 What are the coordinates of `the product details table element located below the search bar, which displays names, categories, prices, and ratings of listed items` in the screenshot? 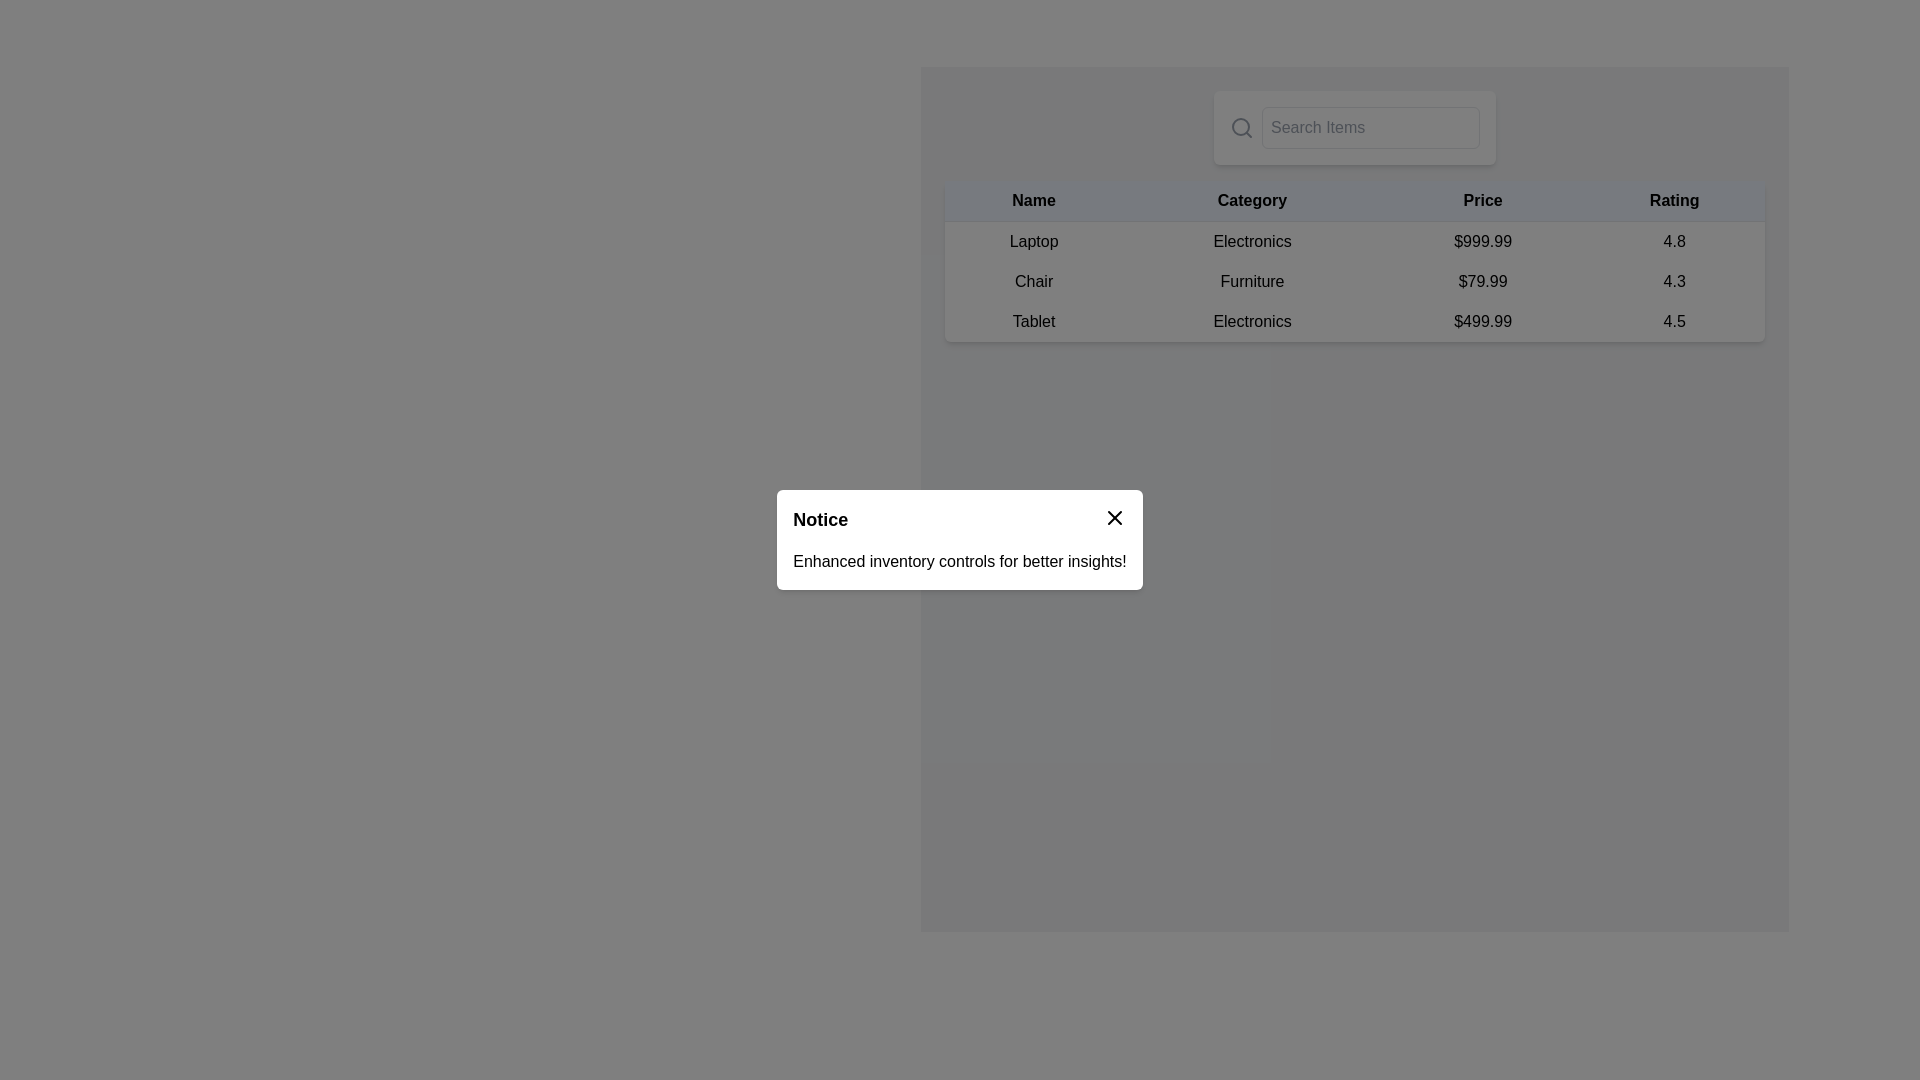 It's located at (1354, 260).